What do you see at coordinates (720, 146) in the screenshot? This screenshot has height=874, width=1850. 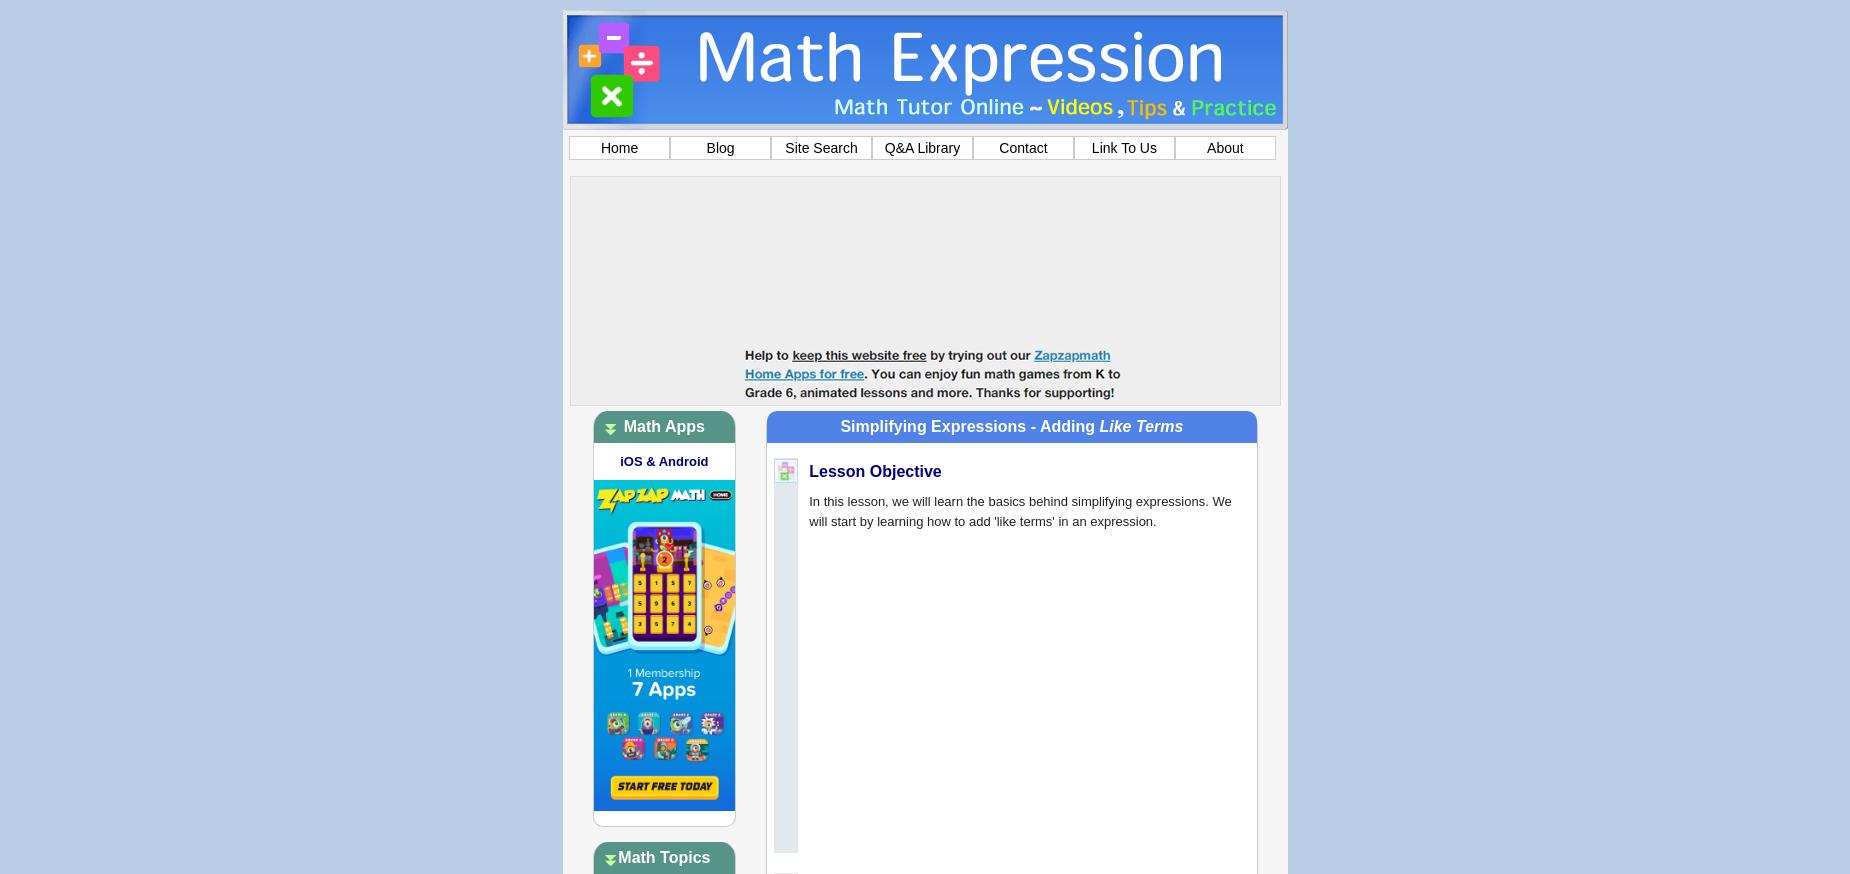 I see `'Blog'` at bounding box center [720, 146].